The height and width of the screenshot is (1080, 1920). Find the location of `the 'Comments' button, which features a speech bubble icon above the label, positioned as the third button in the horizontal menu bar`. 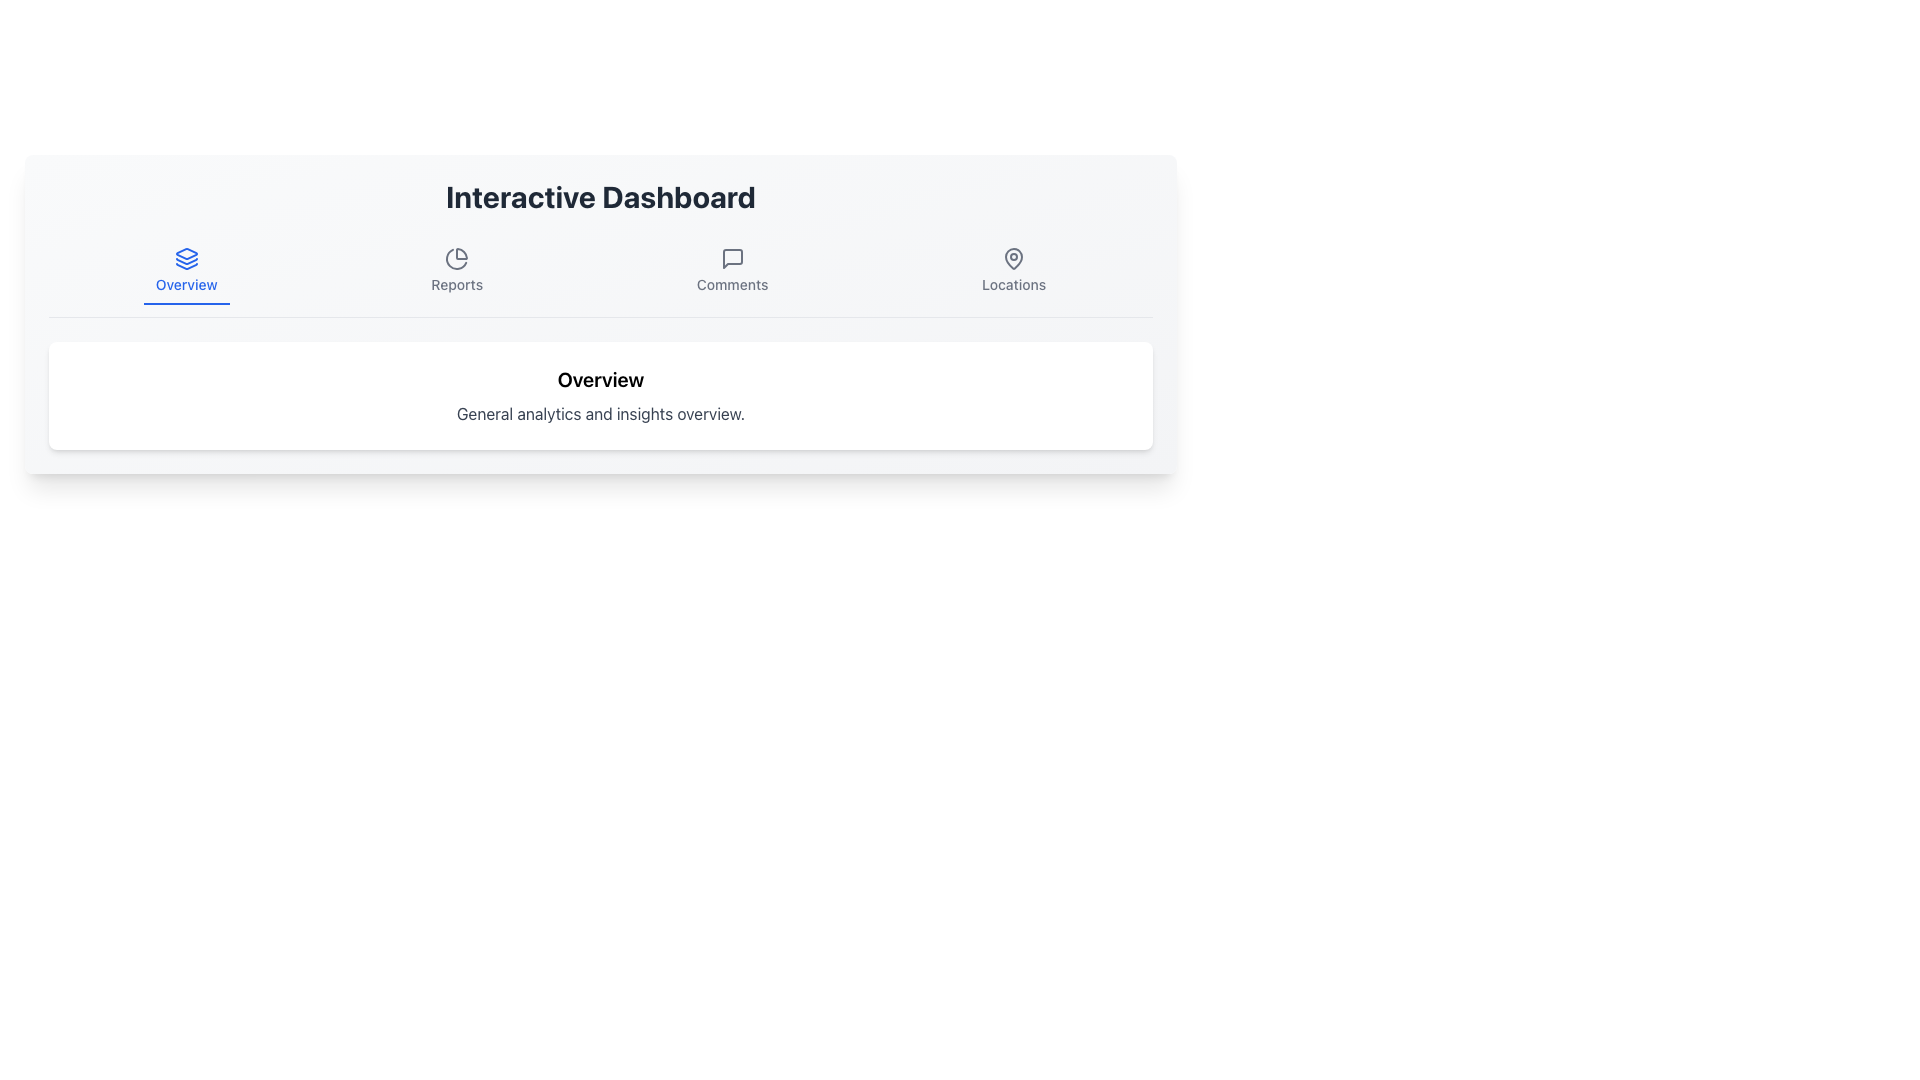

the 'Comments' button, which features a speech bubble icon above the label, positioned as the third button in the horizontal menu bar is located at coordinates (731, 272).